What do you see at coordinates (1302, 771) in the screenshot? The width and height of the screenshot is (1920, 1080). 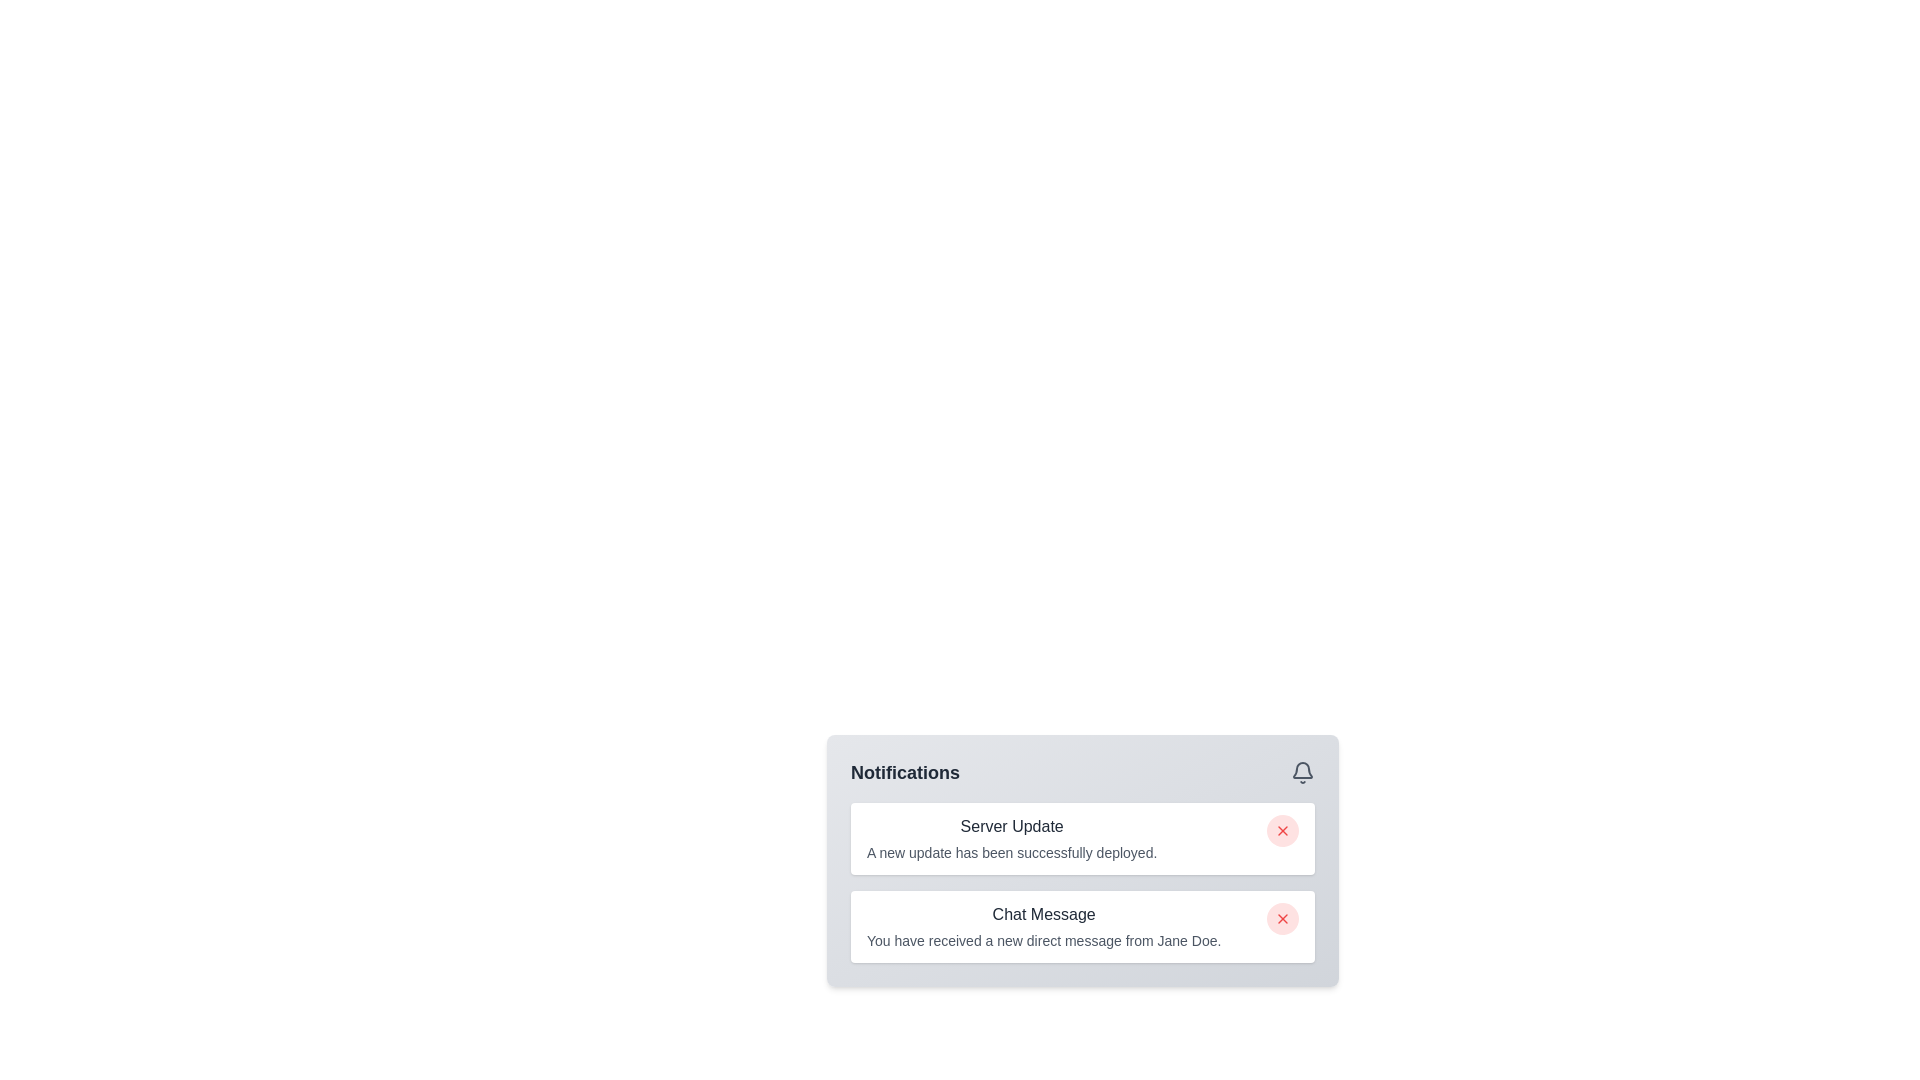 I see `the notification icon located at the top-right corner of the 'Notifications' section` at bounding box center [1302, 771].